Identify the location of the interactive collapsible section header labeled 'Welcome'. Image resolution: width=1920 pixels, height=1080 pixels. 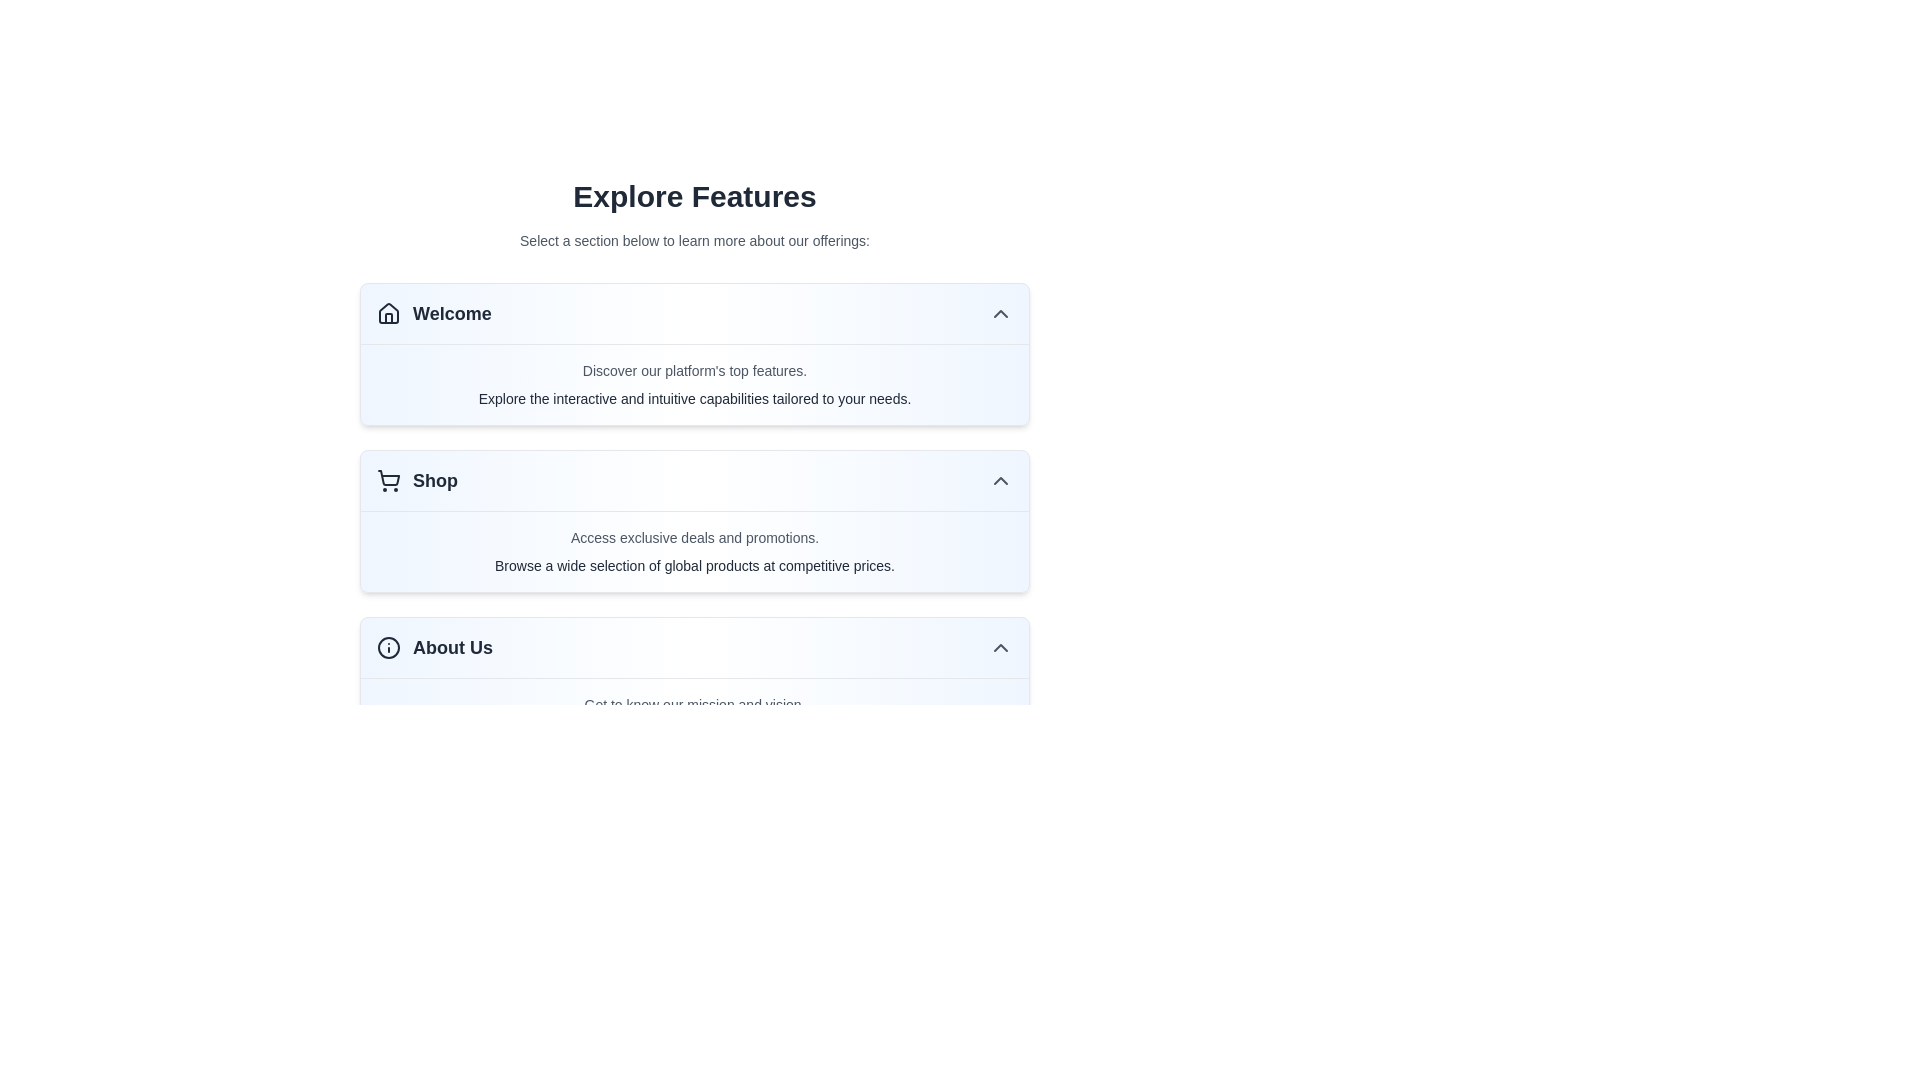
(695, 314).